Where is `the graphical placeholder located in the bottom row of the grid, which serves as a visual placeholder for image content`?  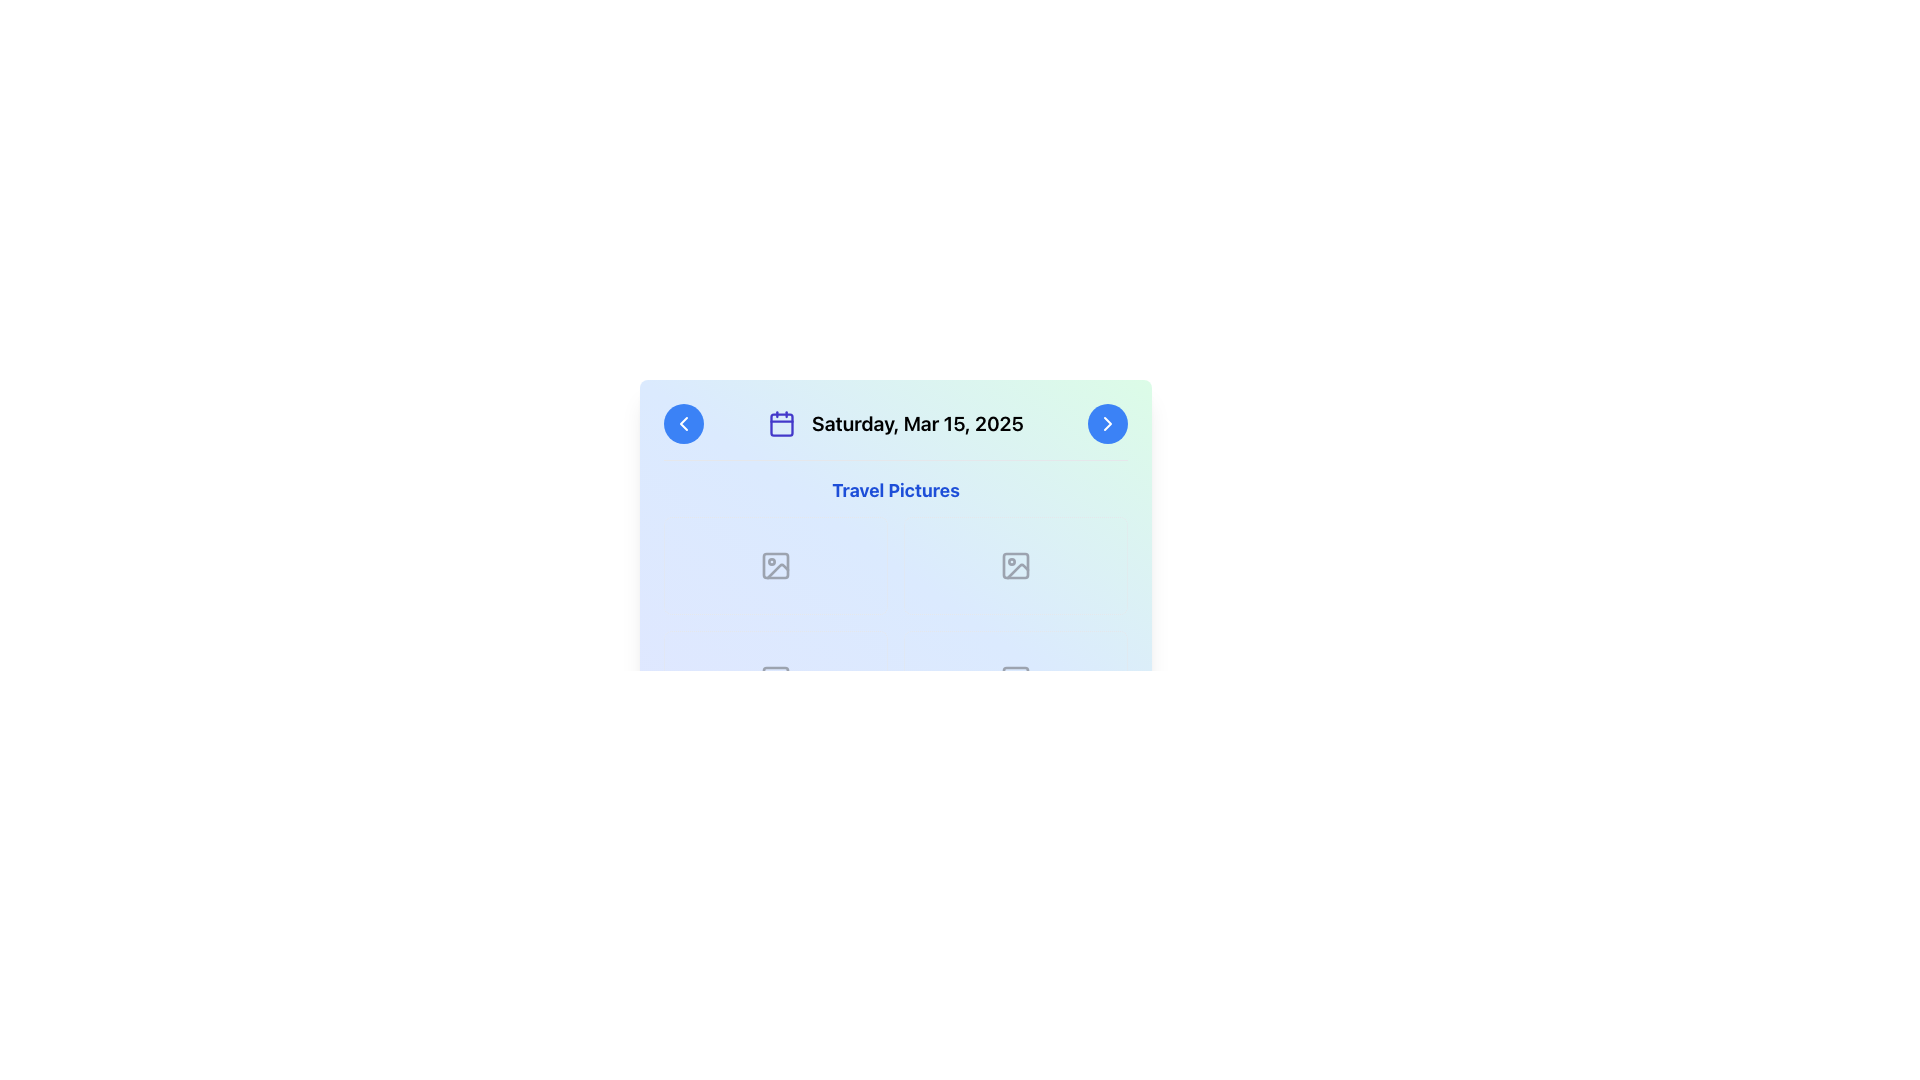 the graphical placeholder located in the bottom row of the grid, which serves as a visual placeholder for image content is located at coordinates (775, 678).